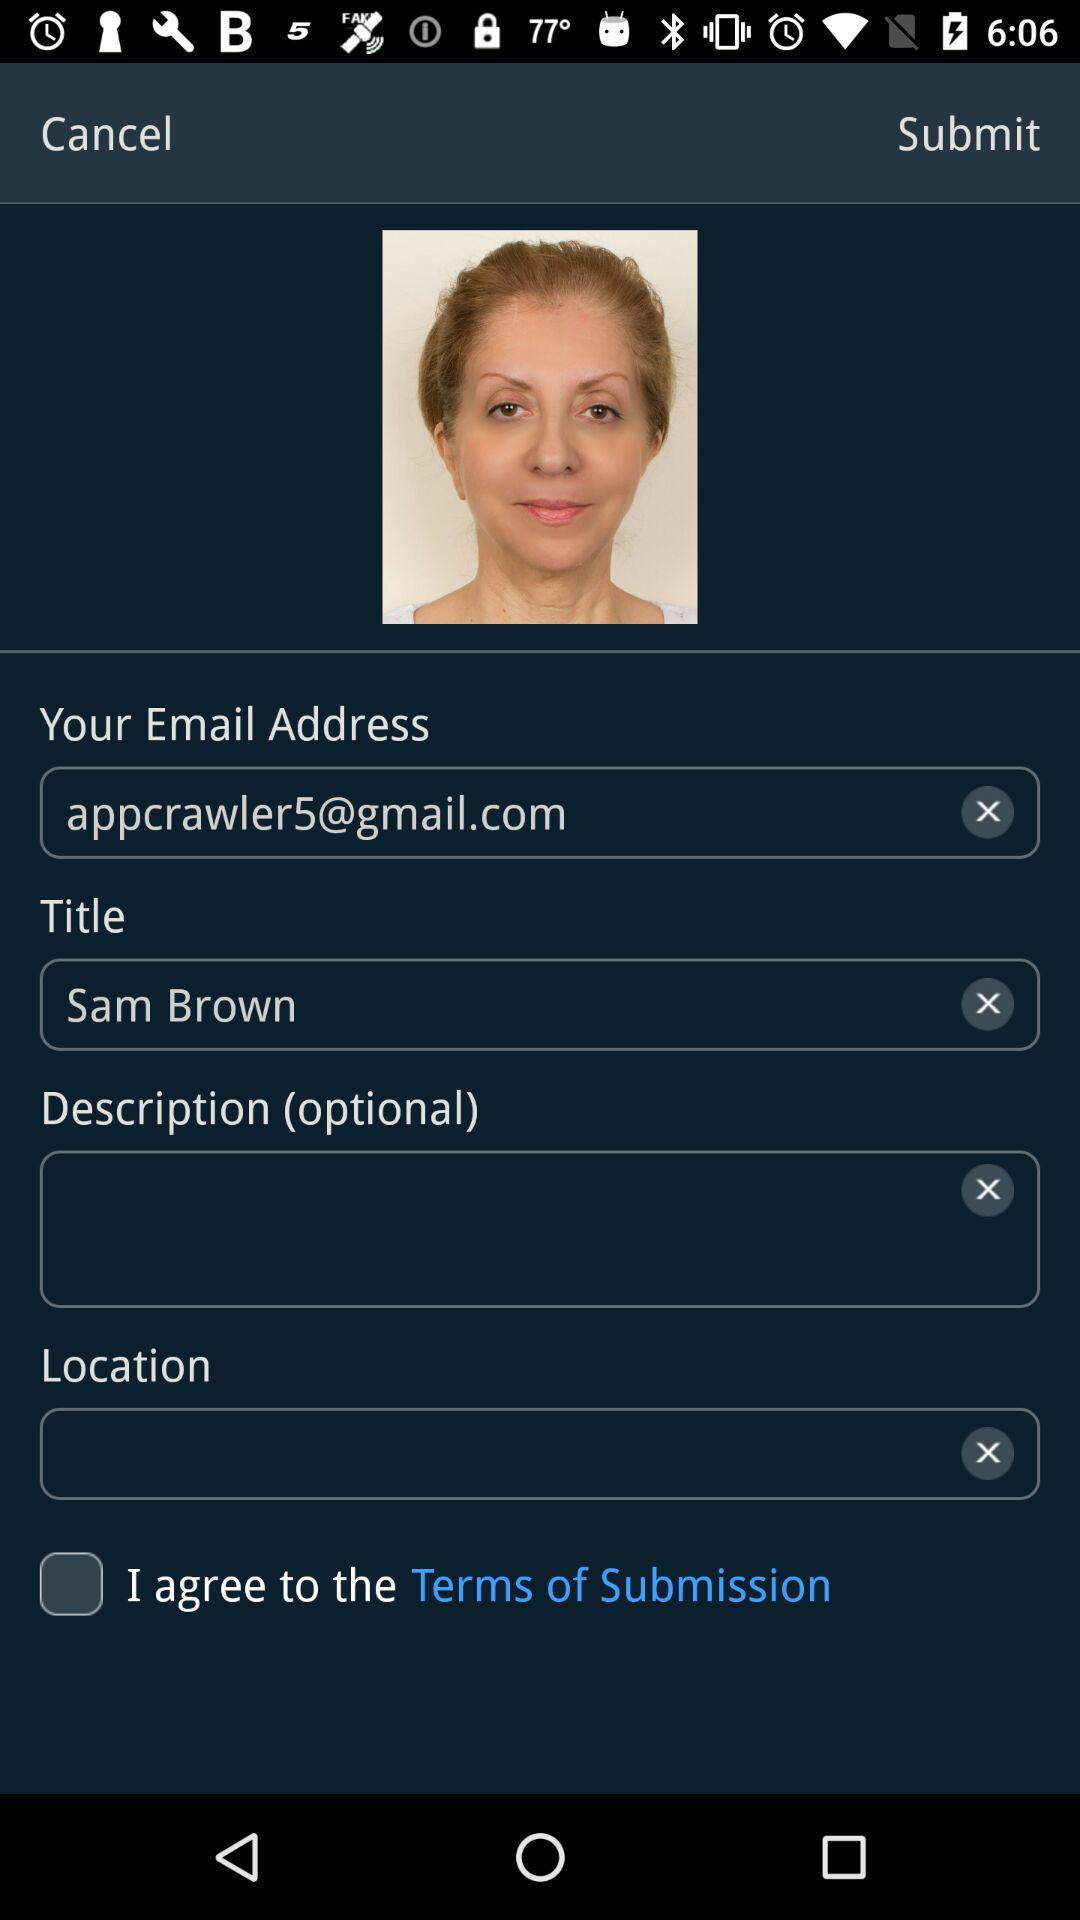  I want to click on the close icon, so click(986, 1004).